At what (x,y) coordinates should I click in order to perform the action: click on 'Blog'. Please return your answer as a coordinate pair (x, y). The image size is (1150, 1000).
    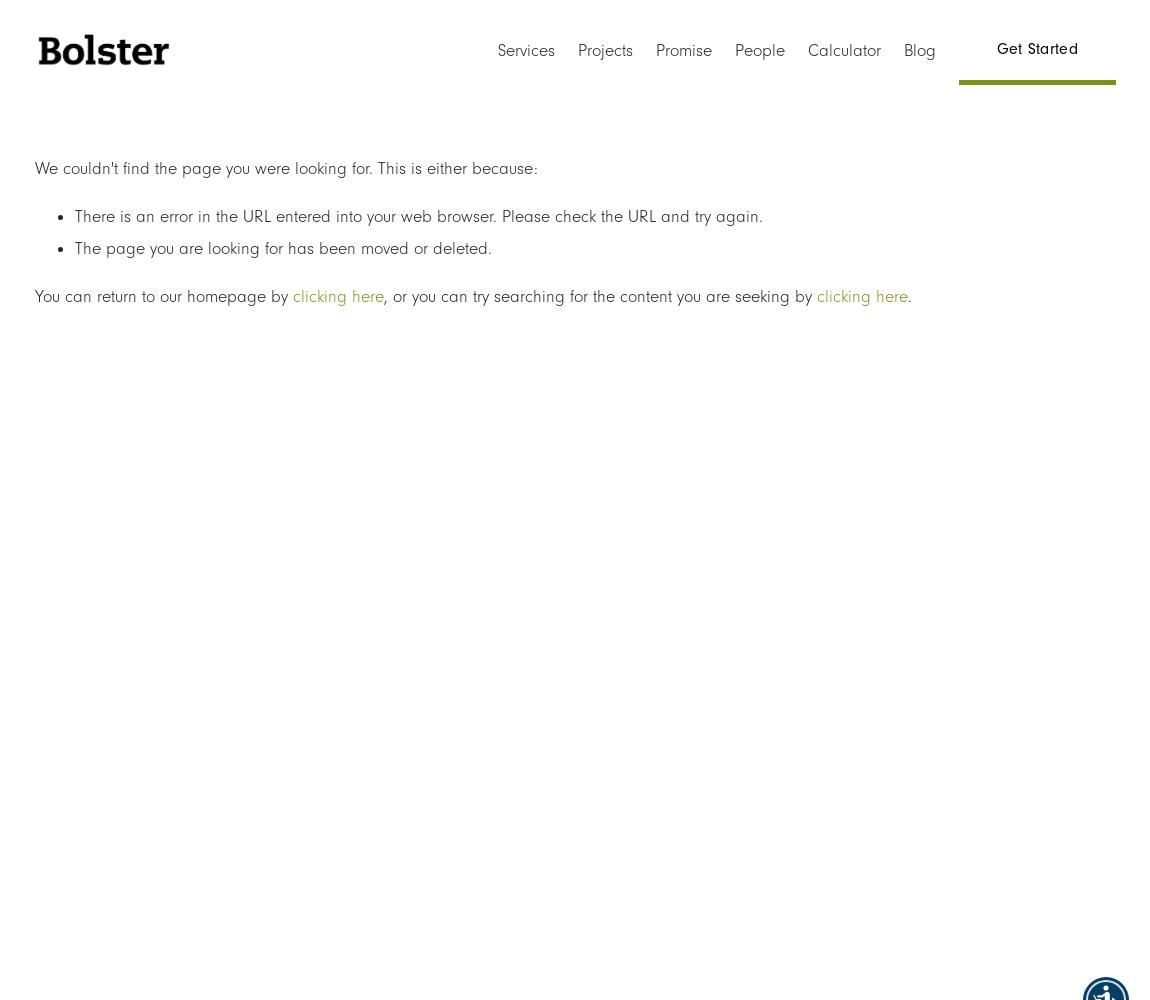
    Looking at the image, I should click on (920, 50).